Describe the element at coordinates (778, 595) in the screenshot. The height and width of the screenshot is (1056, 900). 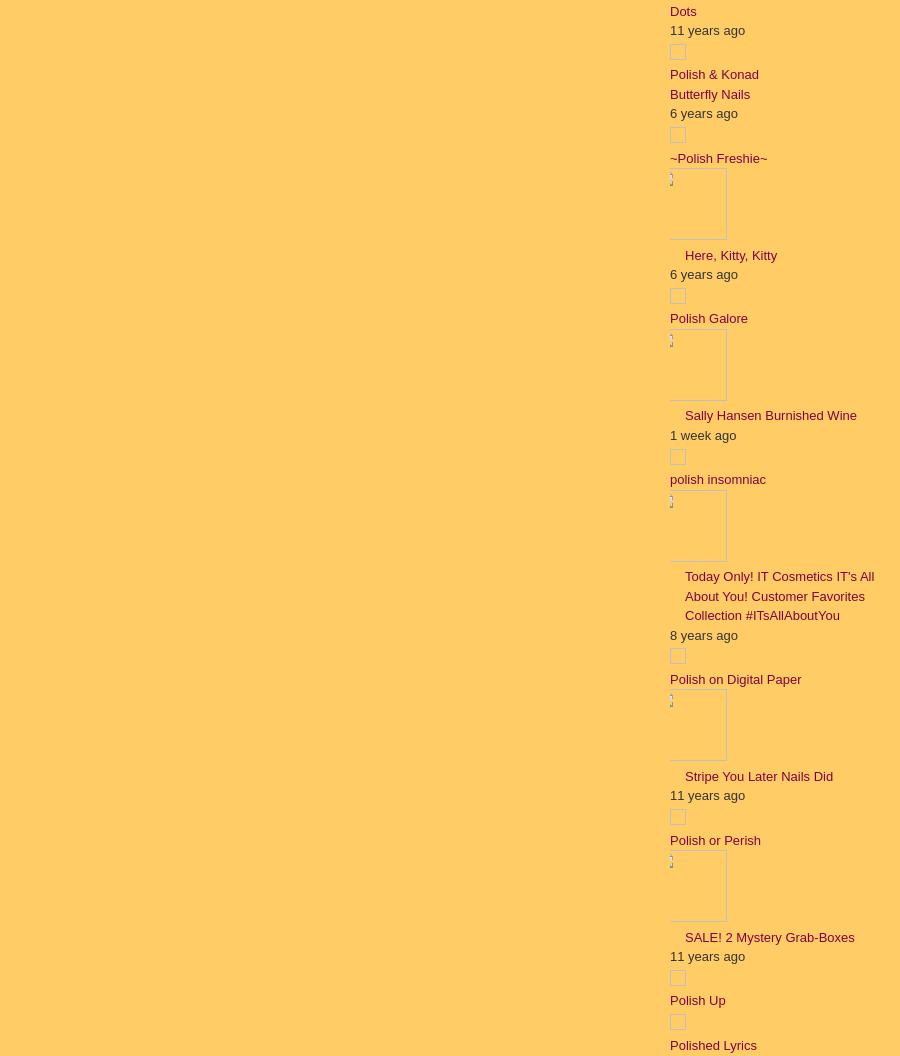
I see `'Today Only!  IT Cosmetics IT's All About You! Customer Favorites Collection #ITsAllAboutYou'` at that location.